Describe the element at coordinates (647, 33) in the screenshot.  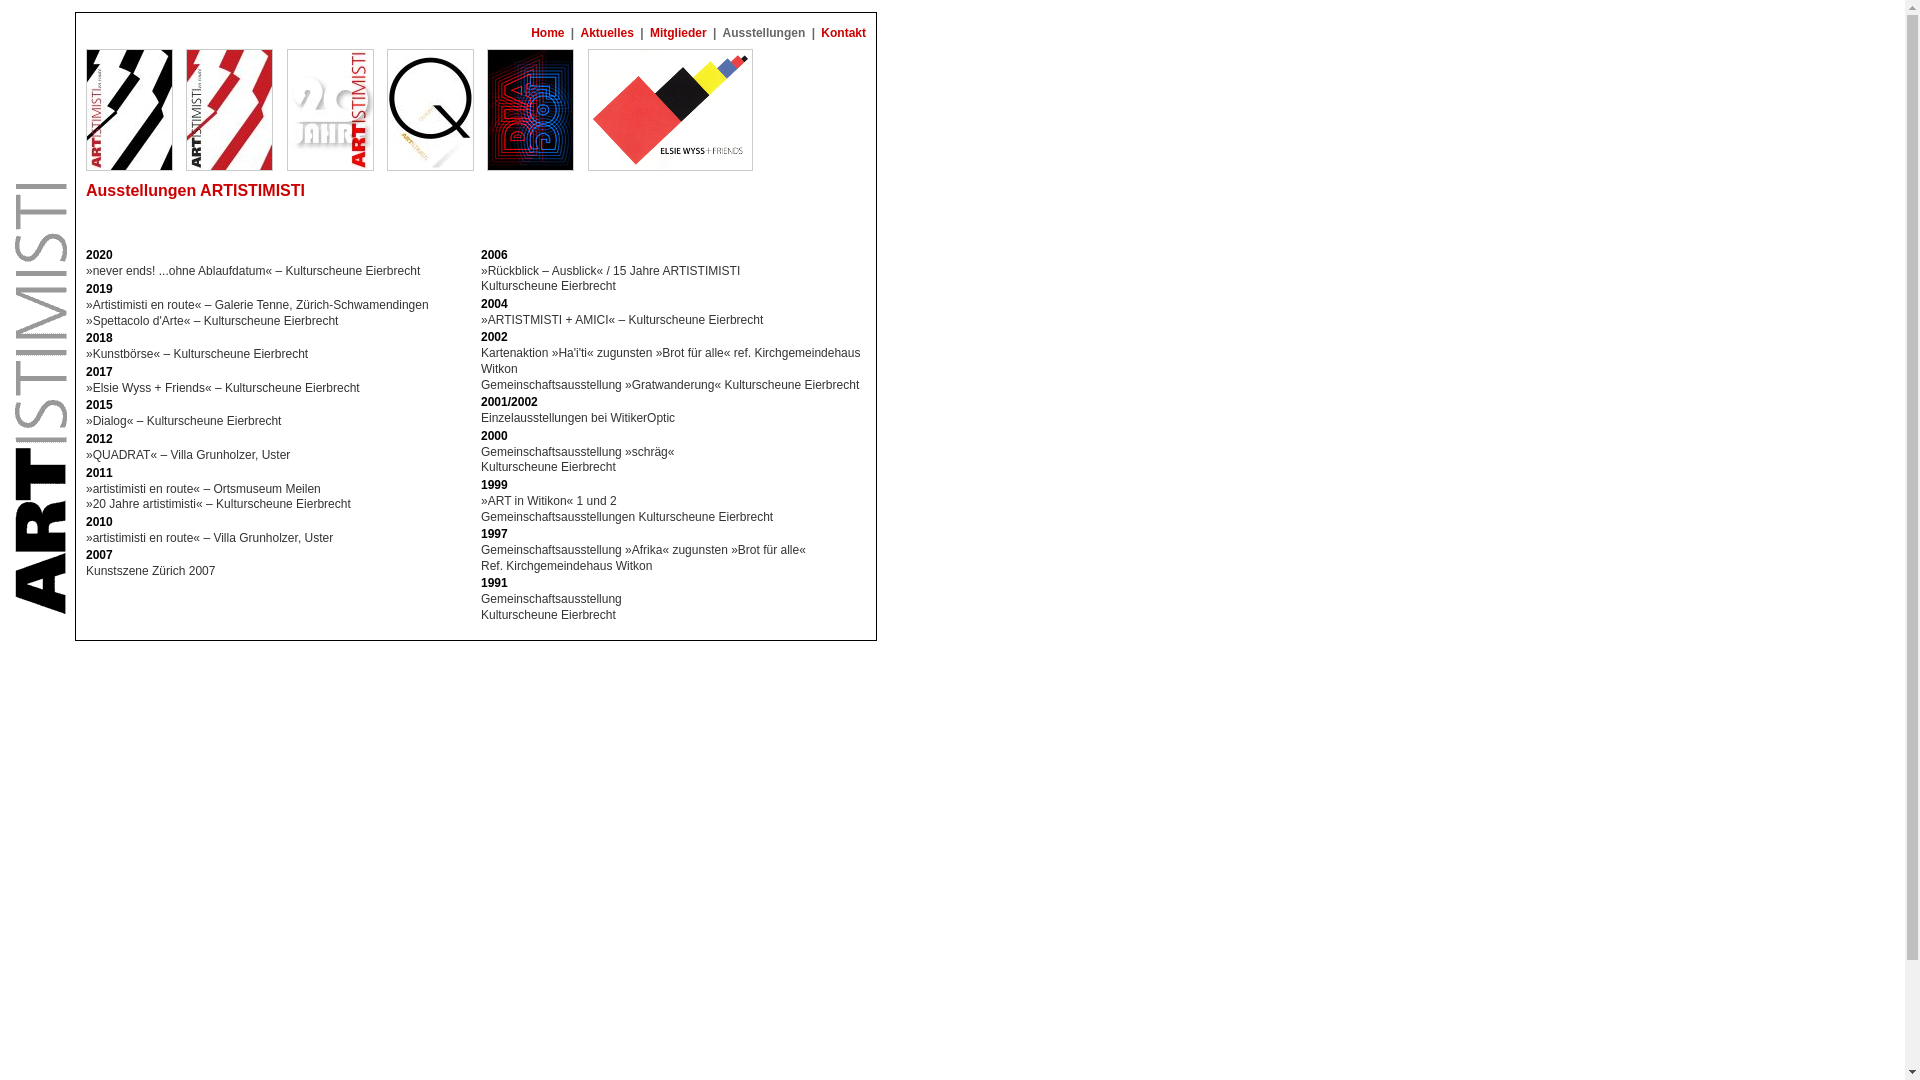
I see `'Mitglieder'` at that location.